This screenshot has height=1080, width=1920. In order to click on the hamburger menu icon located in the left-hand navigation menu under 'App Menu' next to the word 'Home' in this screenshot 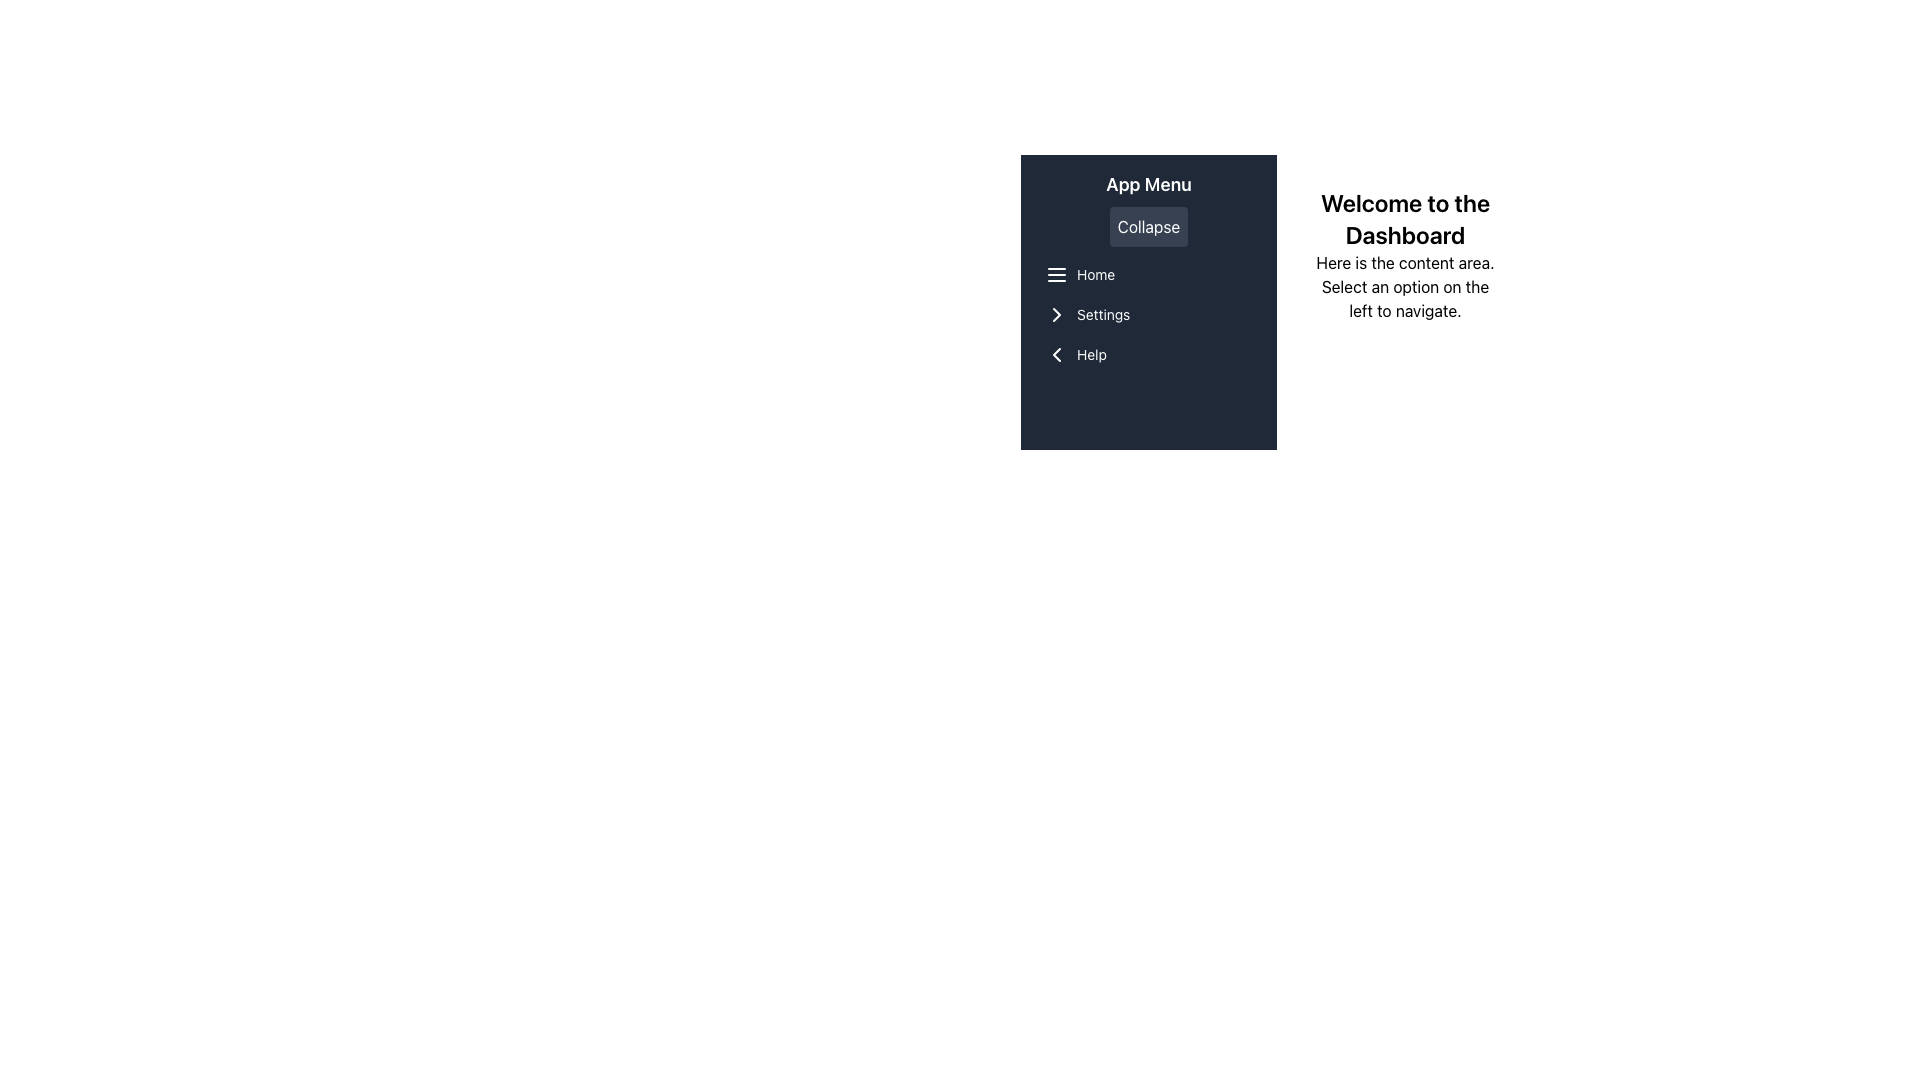, I will do `click(1055, 274)`.